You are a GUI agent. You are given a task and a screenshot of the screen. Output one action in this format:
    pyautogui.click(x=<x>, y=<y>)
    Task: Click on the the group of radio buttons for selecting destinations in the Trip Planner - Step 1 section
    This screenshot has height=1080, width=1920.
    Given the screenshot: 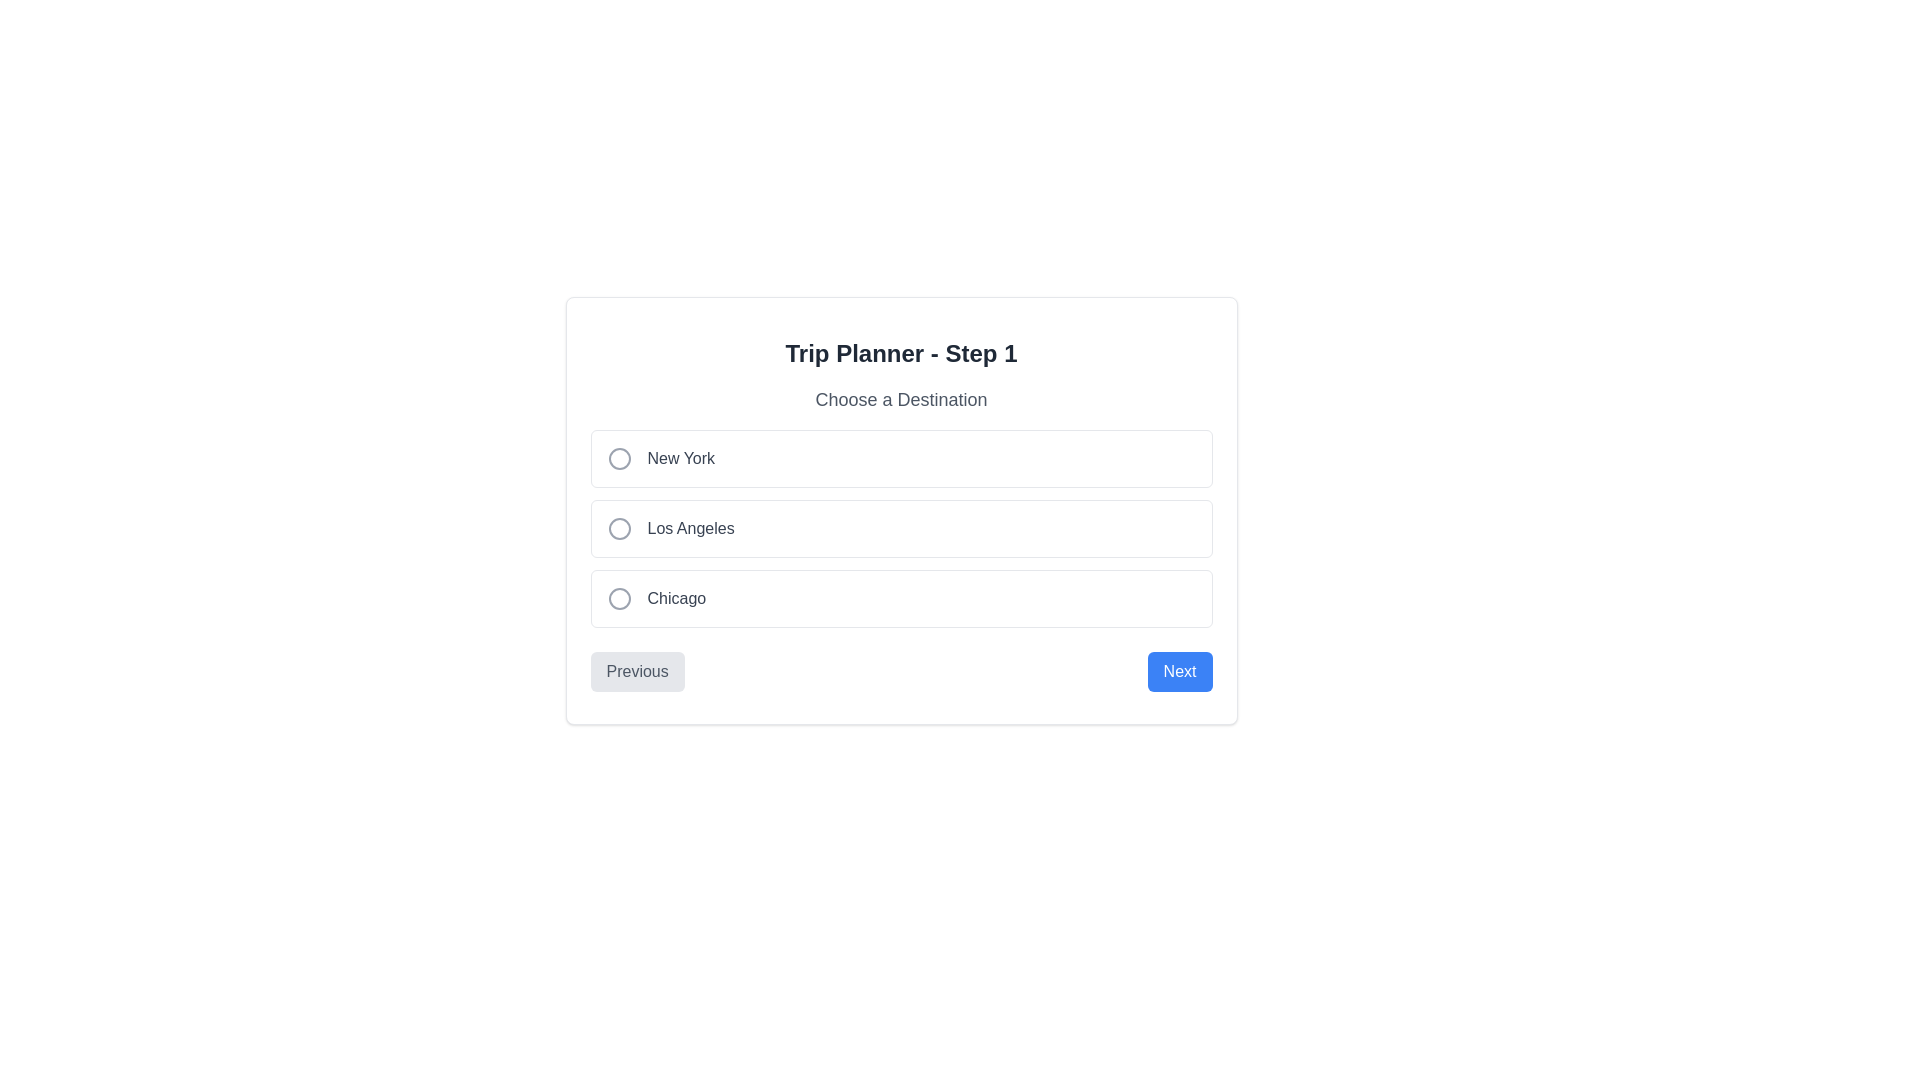 What is the action you would take?
    pyautogui.click(x=900, y=505)
    